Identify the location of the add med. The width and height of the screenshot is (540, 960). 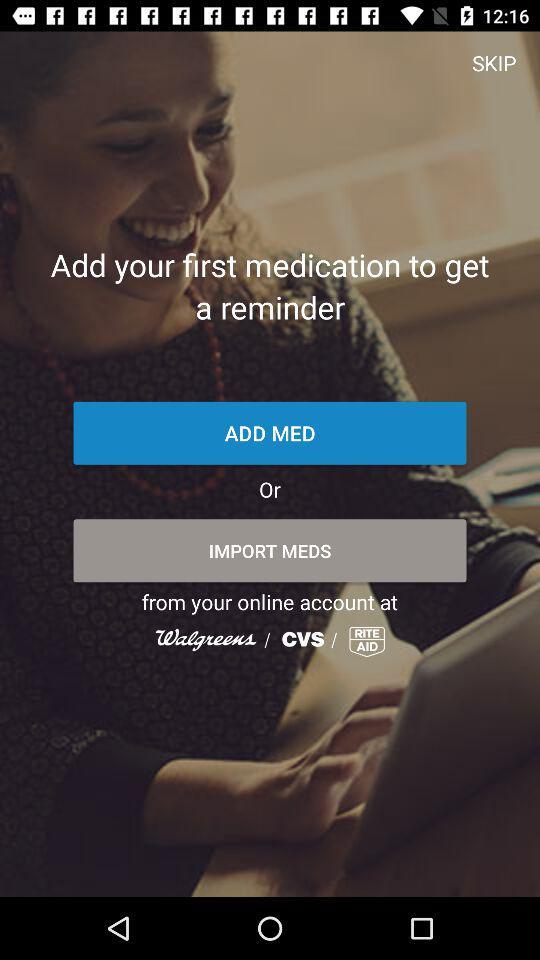
(270, 433).